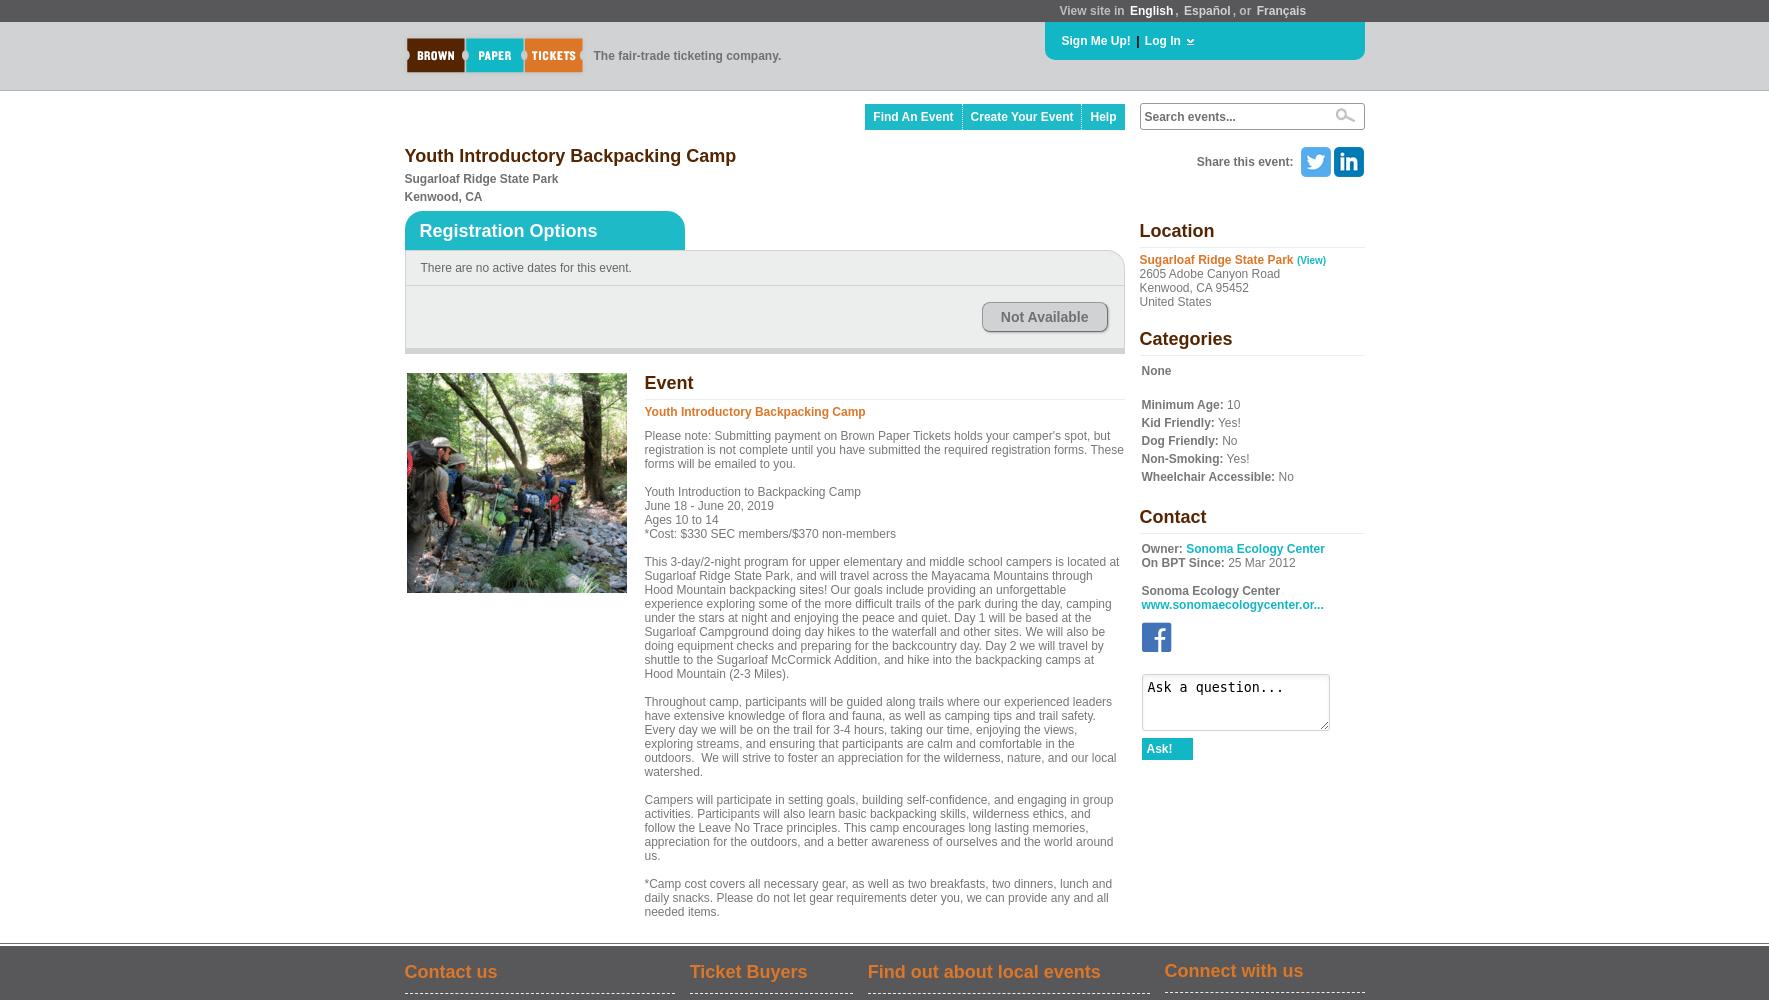 The height and width of the screenshot is (1000, 1769). What do you see at coordinates (1207, 476) in the screenshot?
I see `'Wheelchair Accessible:'` at bounding box center [1207, 476].